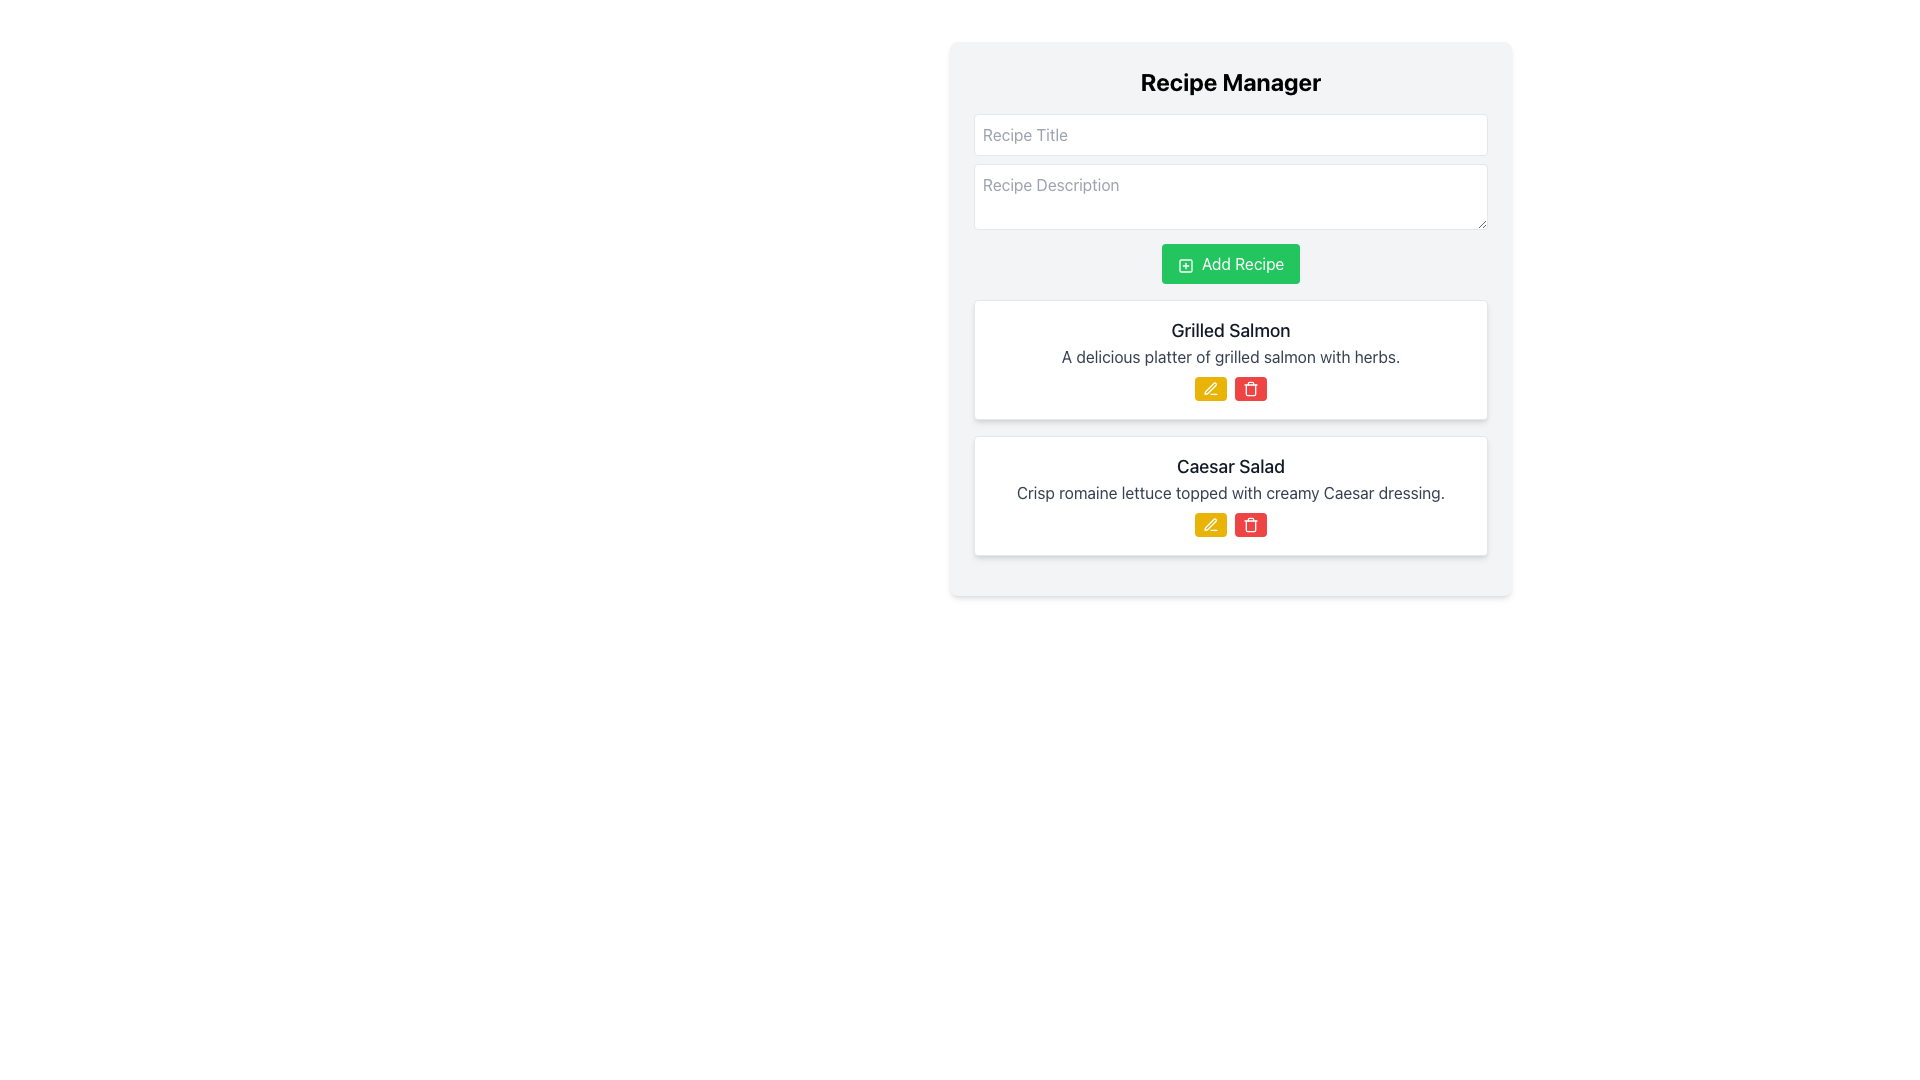  What do you see at coordinates (1229, 466) in the screenshot?
I see `the 'Caesar Salad' text label, which serves as the title for the recipe entry` at bounding box center [1229, 466].